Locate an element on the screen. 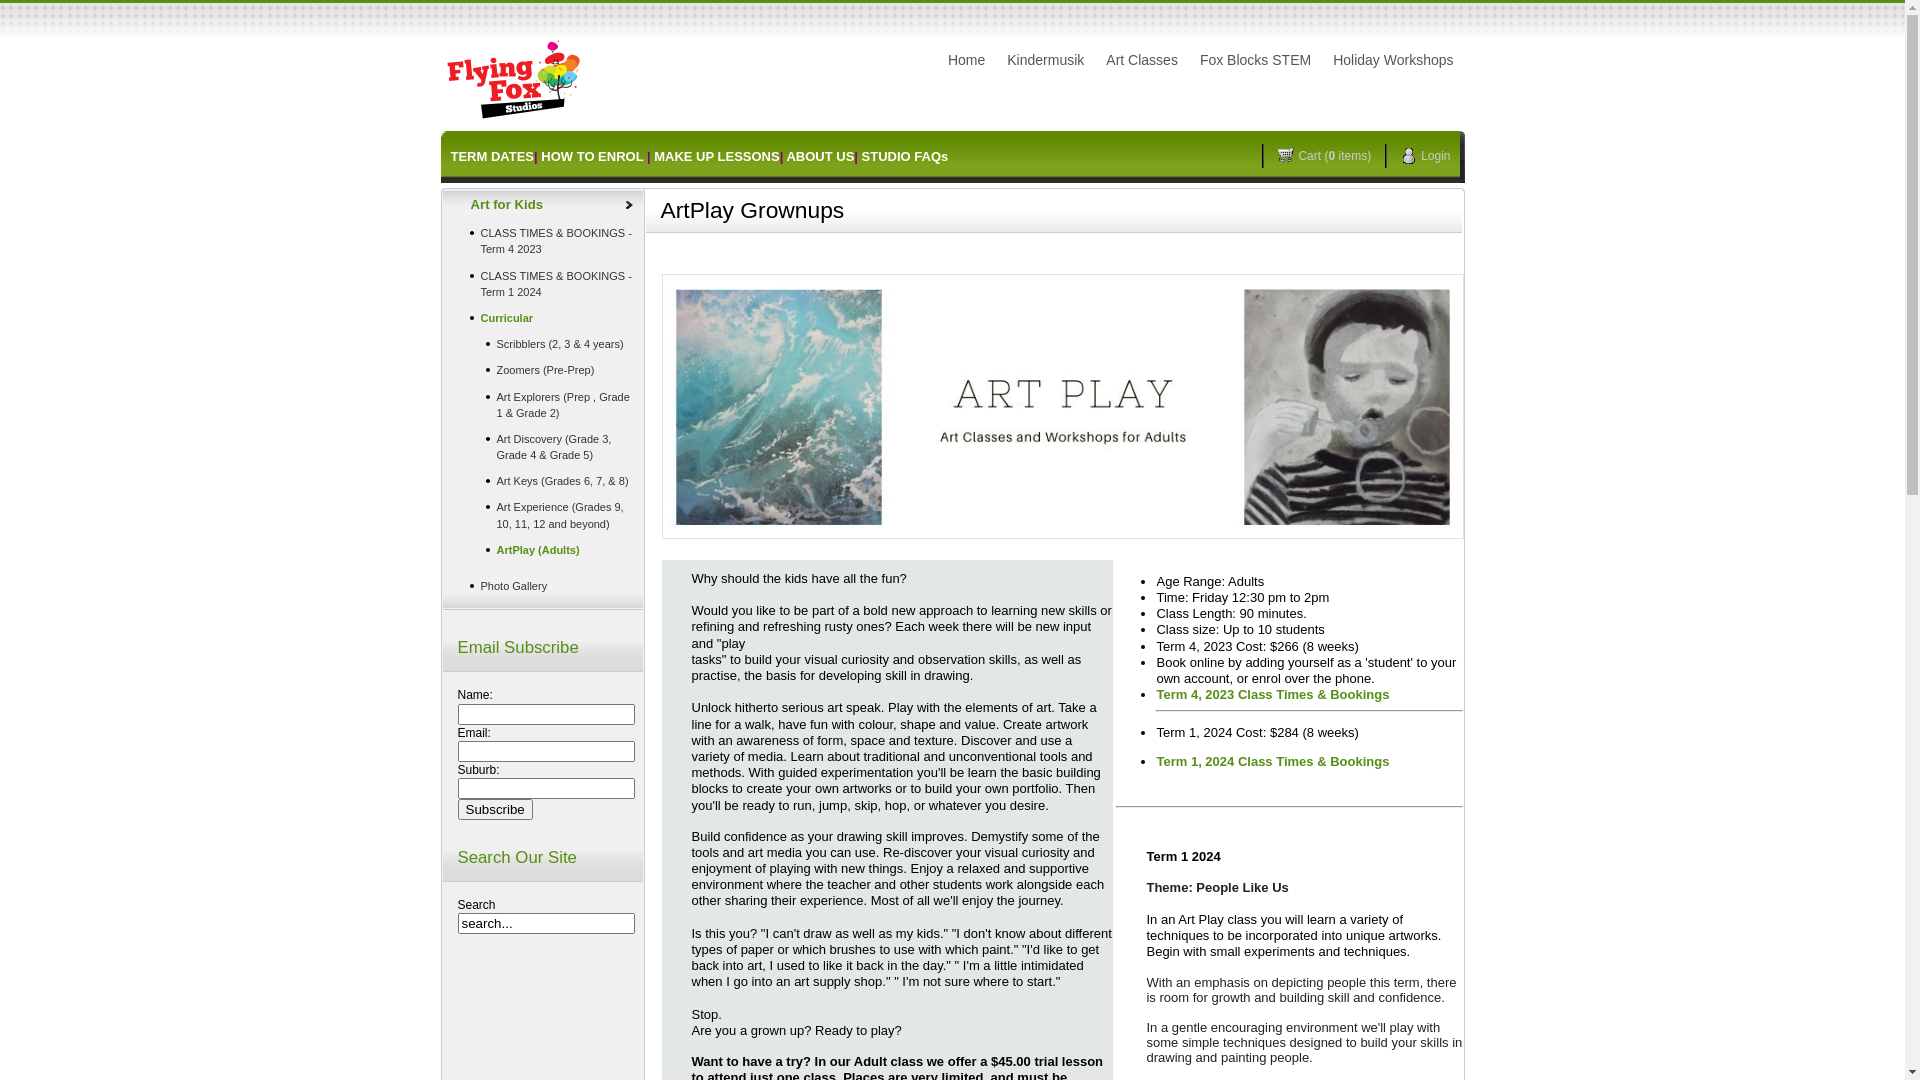  'Log in' is located at coordinates (1059, 75).